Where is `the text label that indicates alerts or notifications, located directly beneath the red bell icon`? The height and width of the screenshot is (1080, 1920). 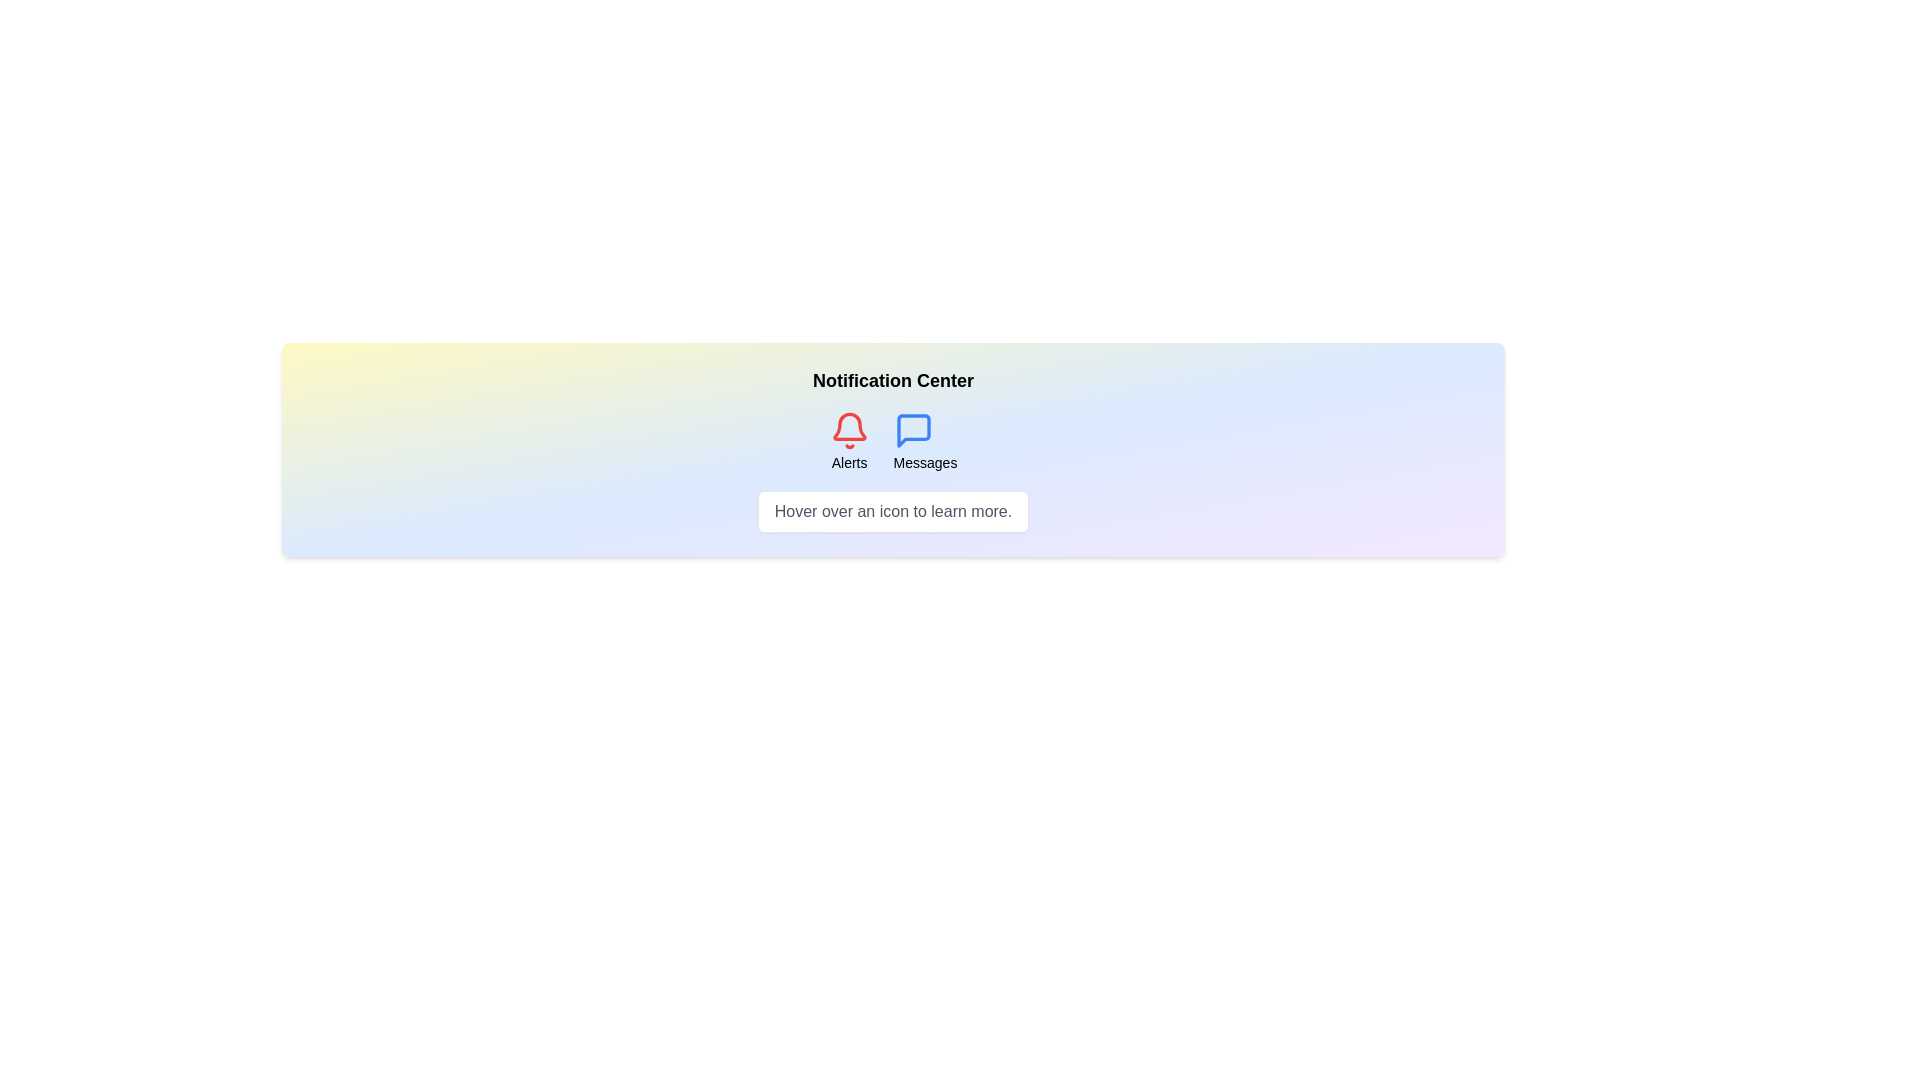 the text label that indicates alerts or notifications, located directly beneath the red bell icon is located at coordinates (849, 462).